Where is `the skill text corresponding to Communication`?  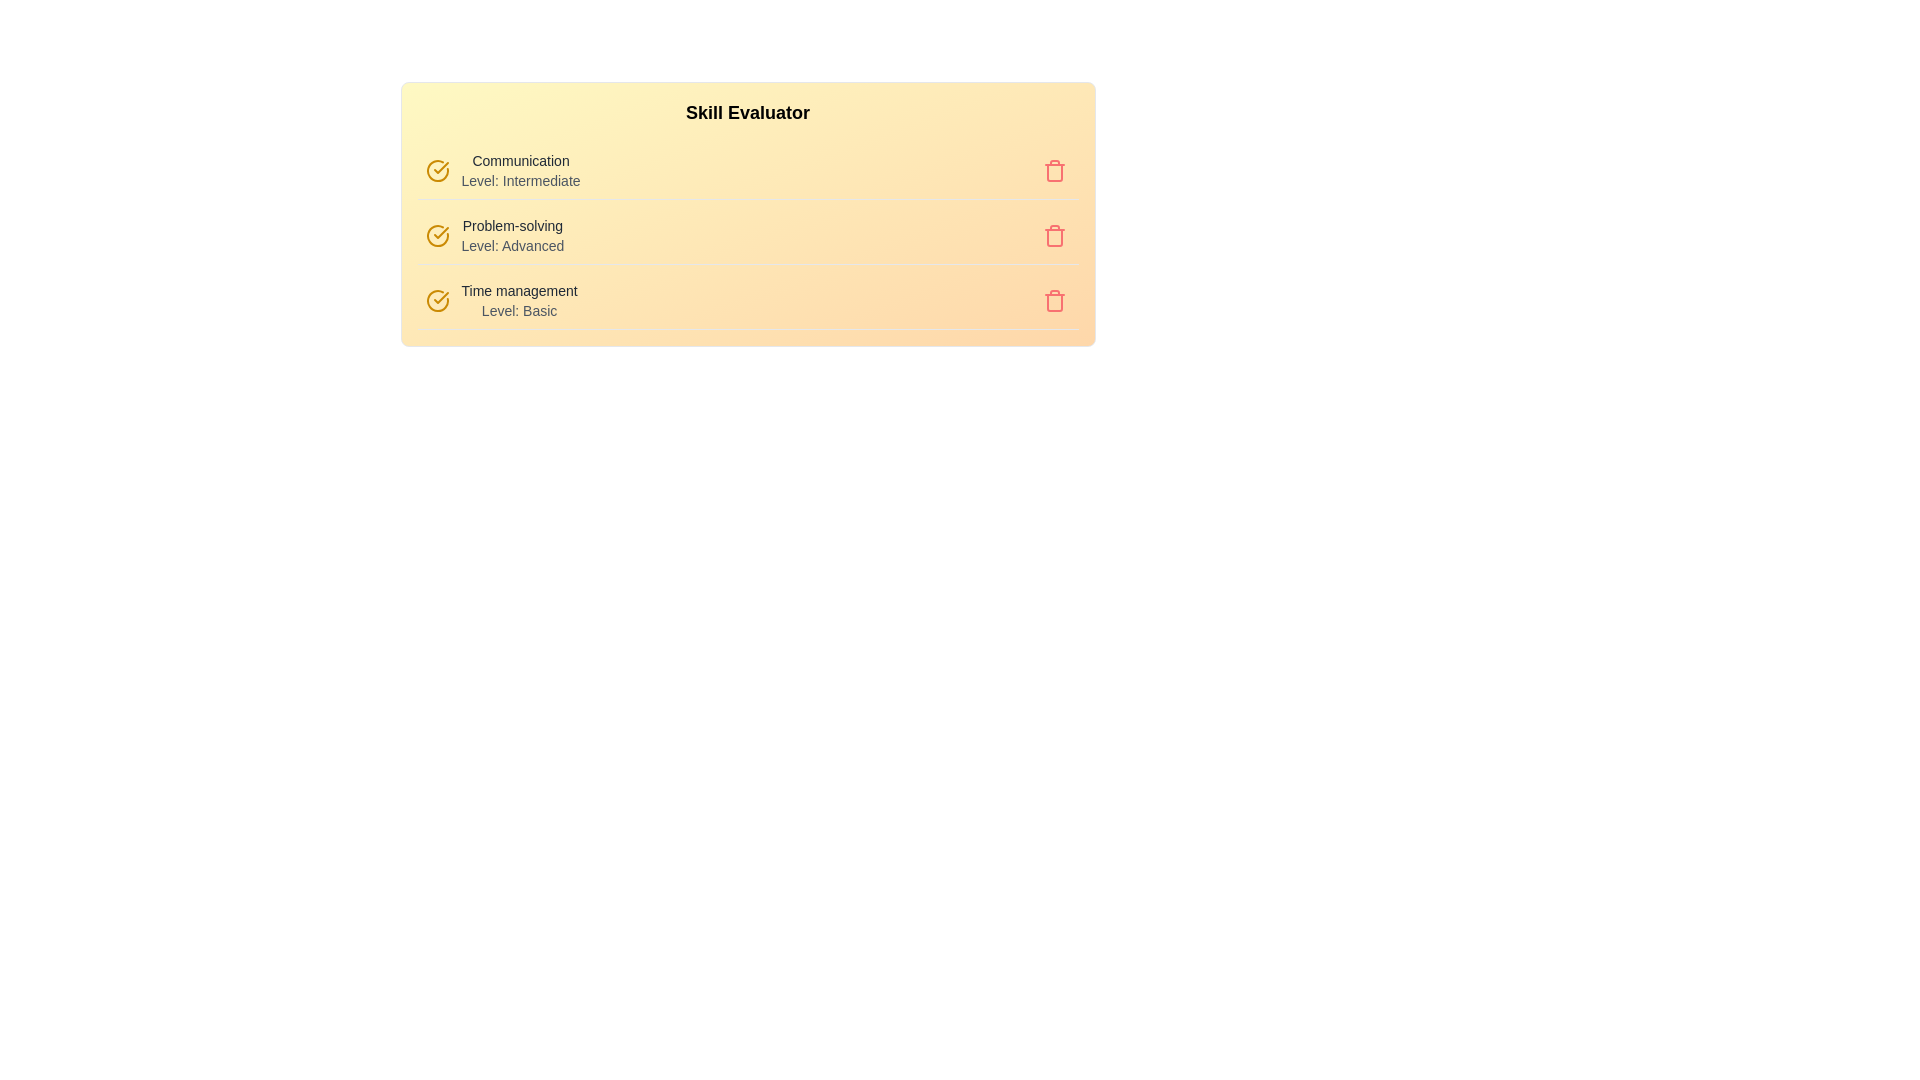 the skill text corresponding to Communication is located at coordinates (521, 169).